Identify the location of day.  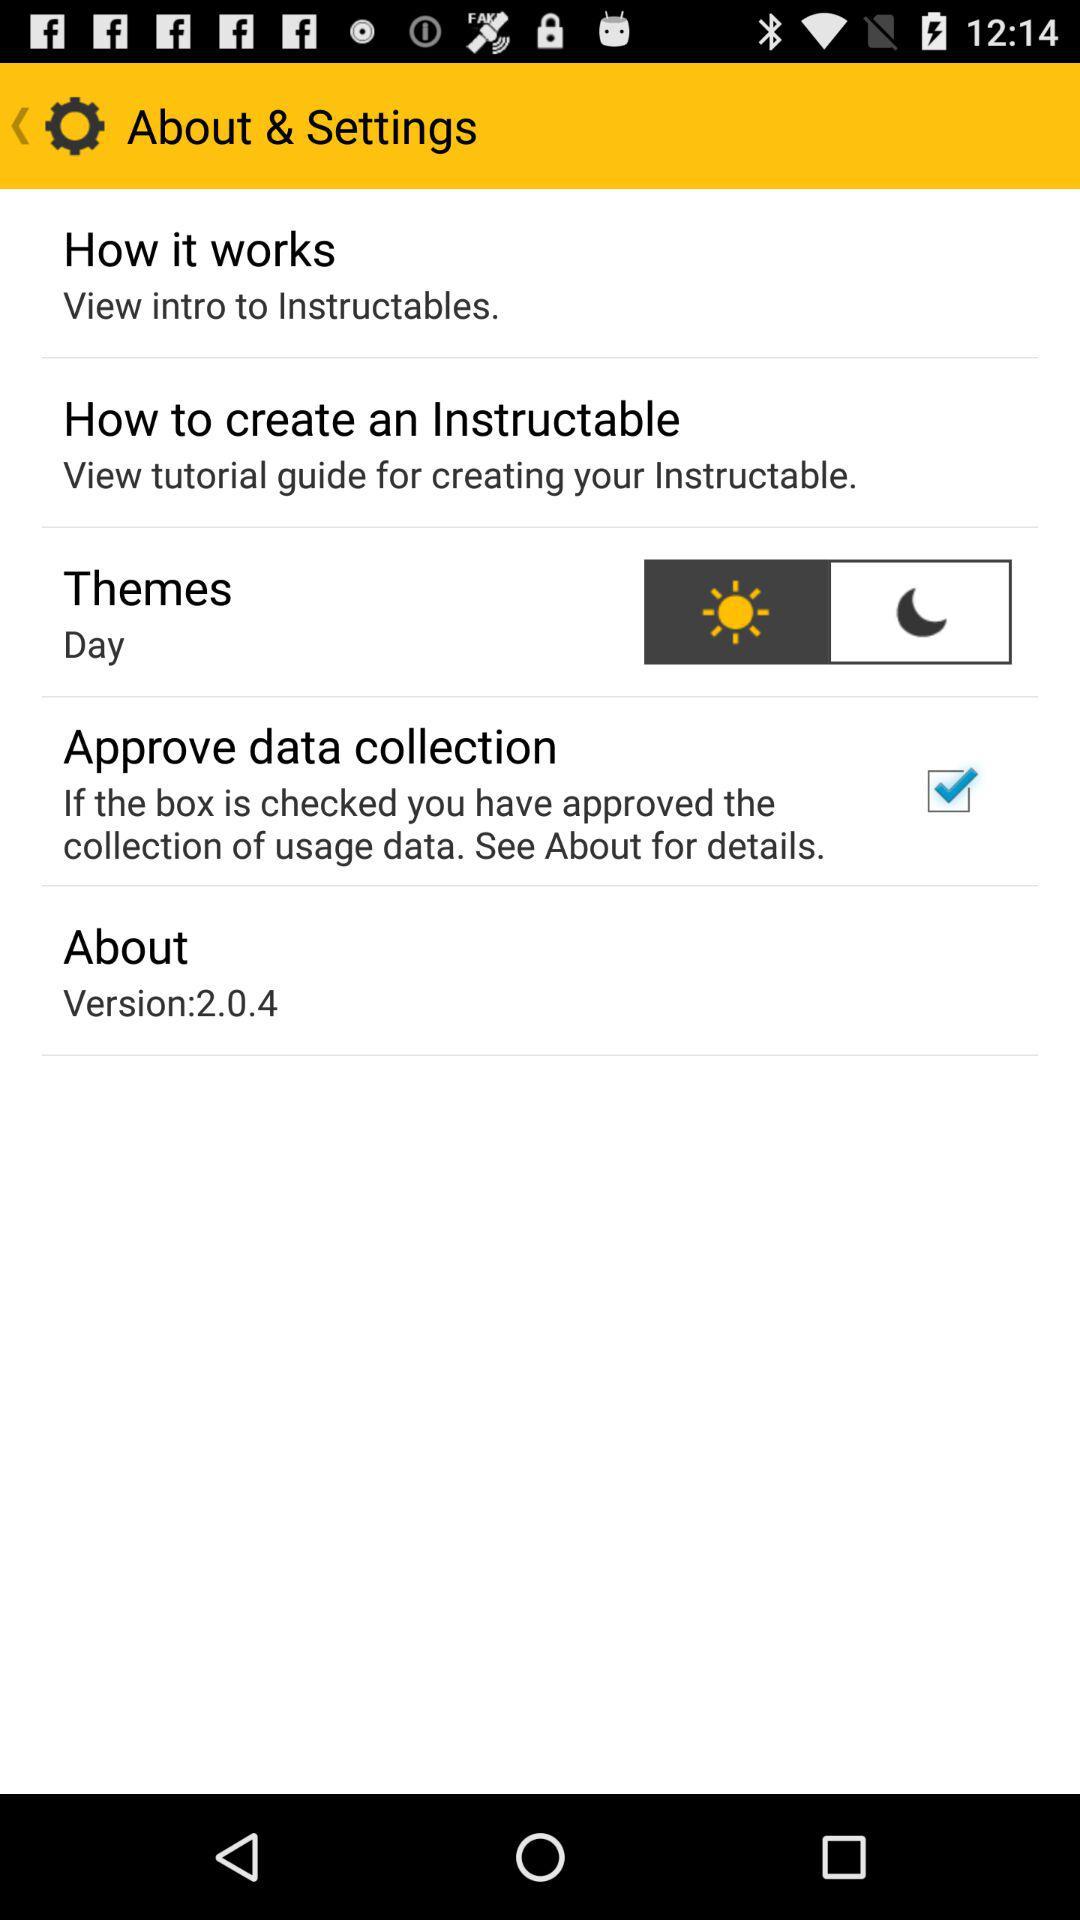
(93, 643).